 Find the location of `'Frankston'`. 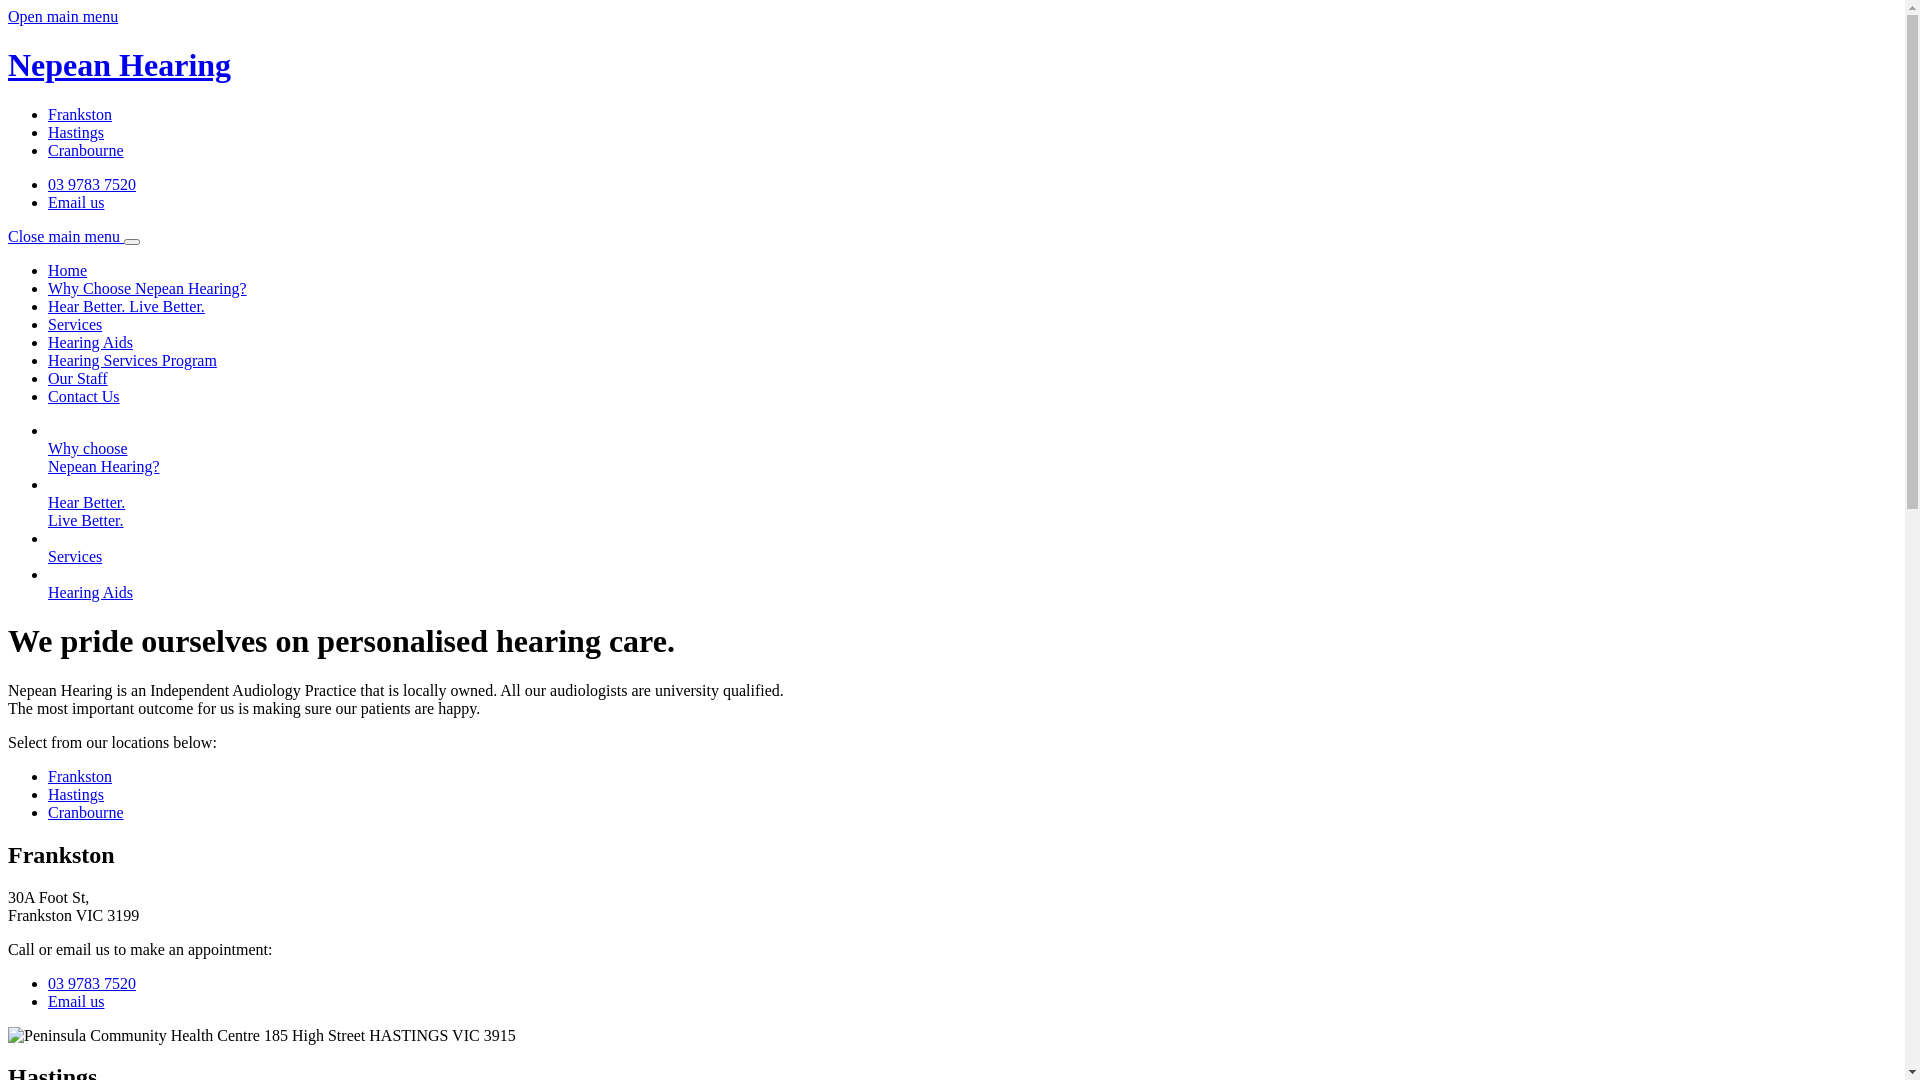

'Frankston' is located at coordinates (80, 775).